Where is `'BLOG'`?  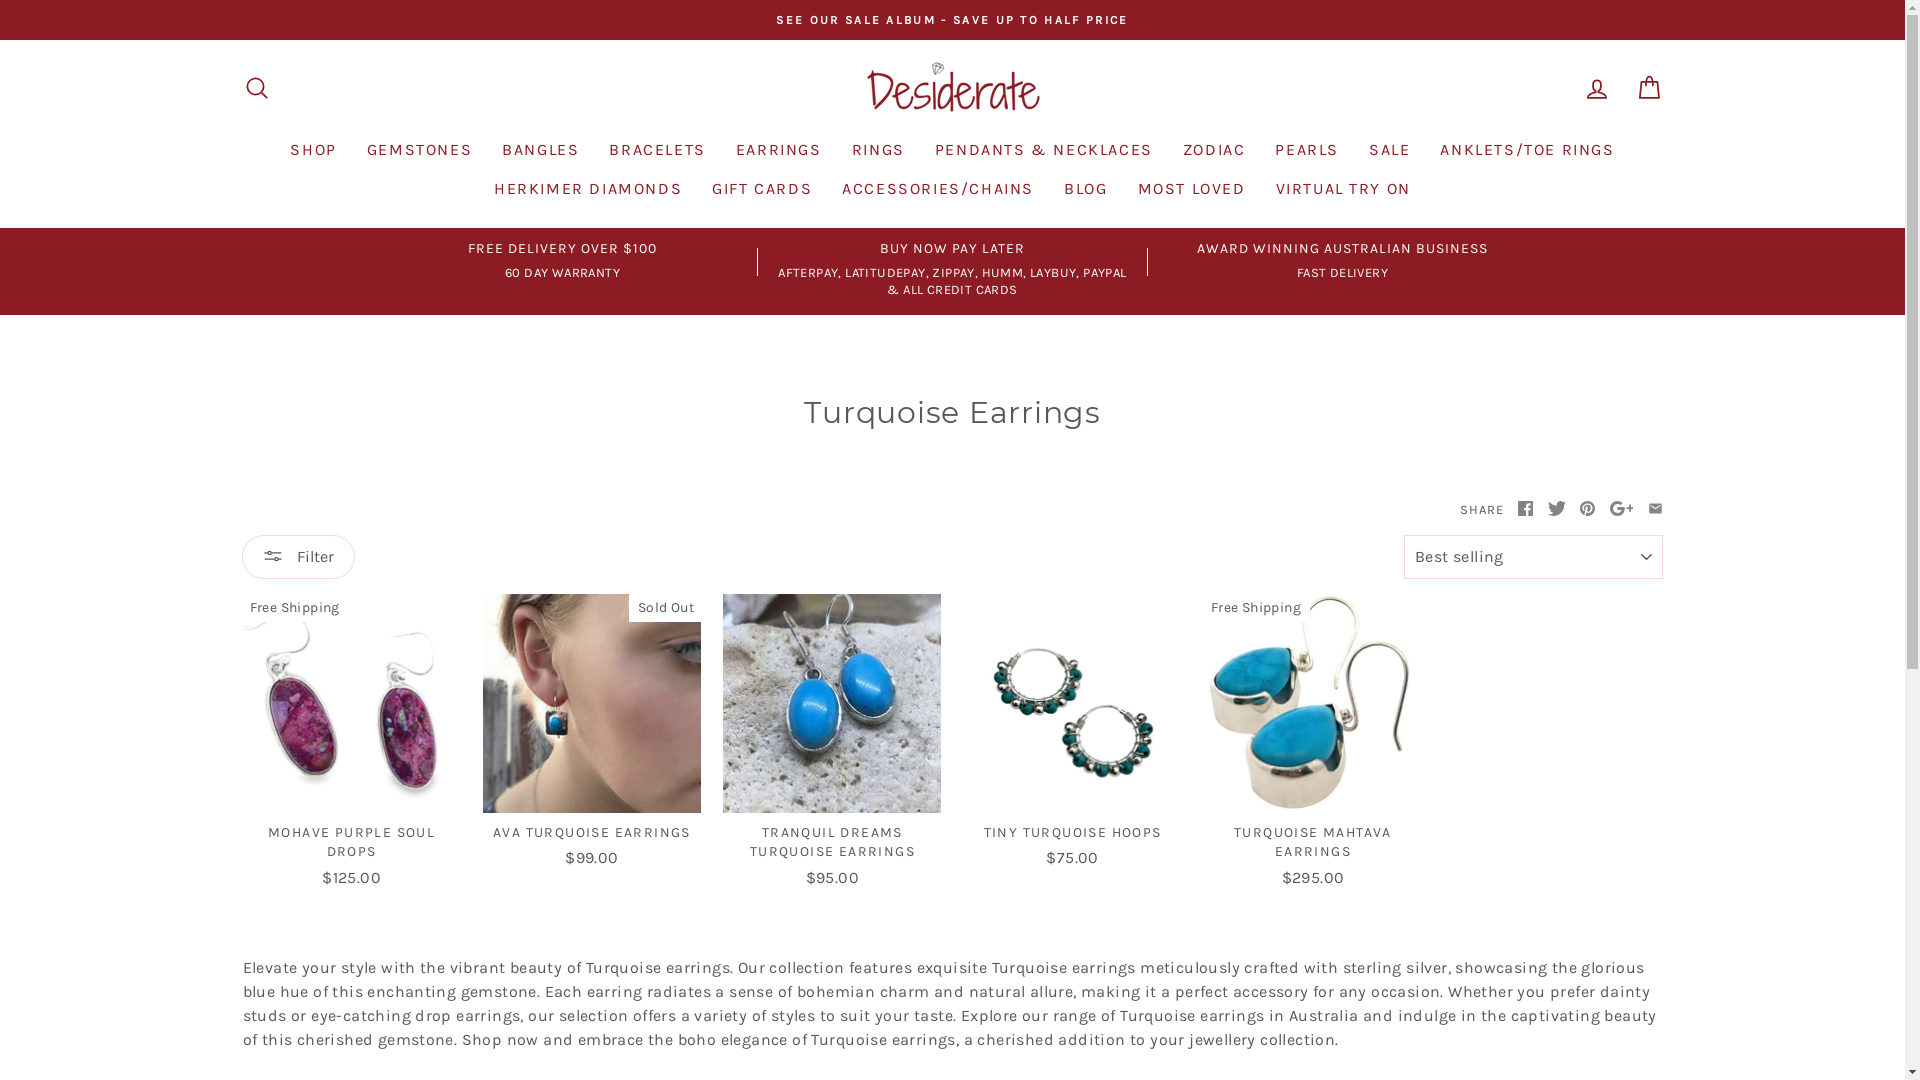 'BLOG' is located at coordinates (1084, 188).